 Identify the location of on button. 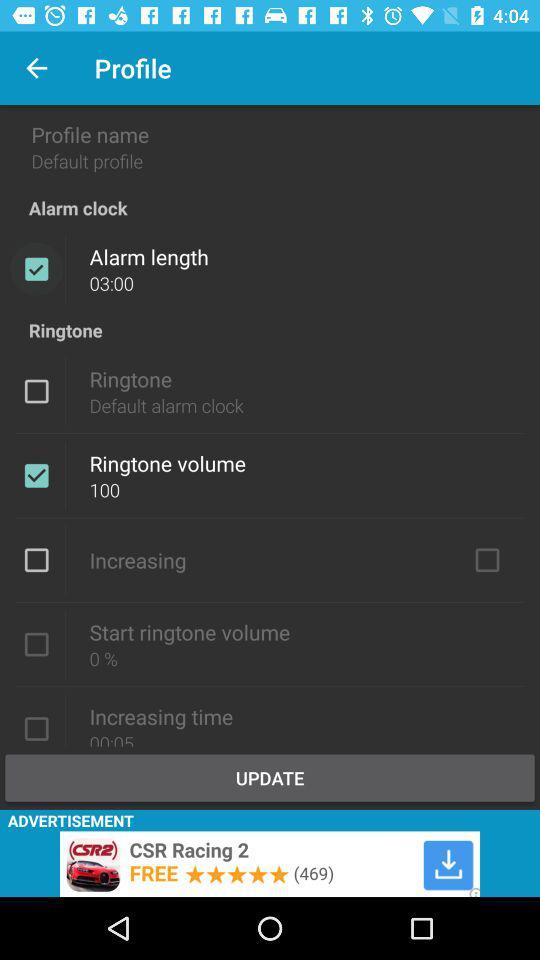
(486, 560).